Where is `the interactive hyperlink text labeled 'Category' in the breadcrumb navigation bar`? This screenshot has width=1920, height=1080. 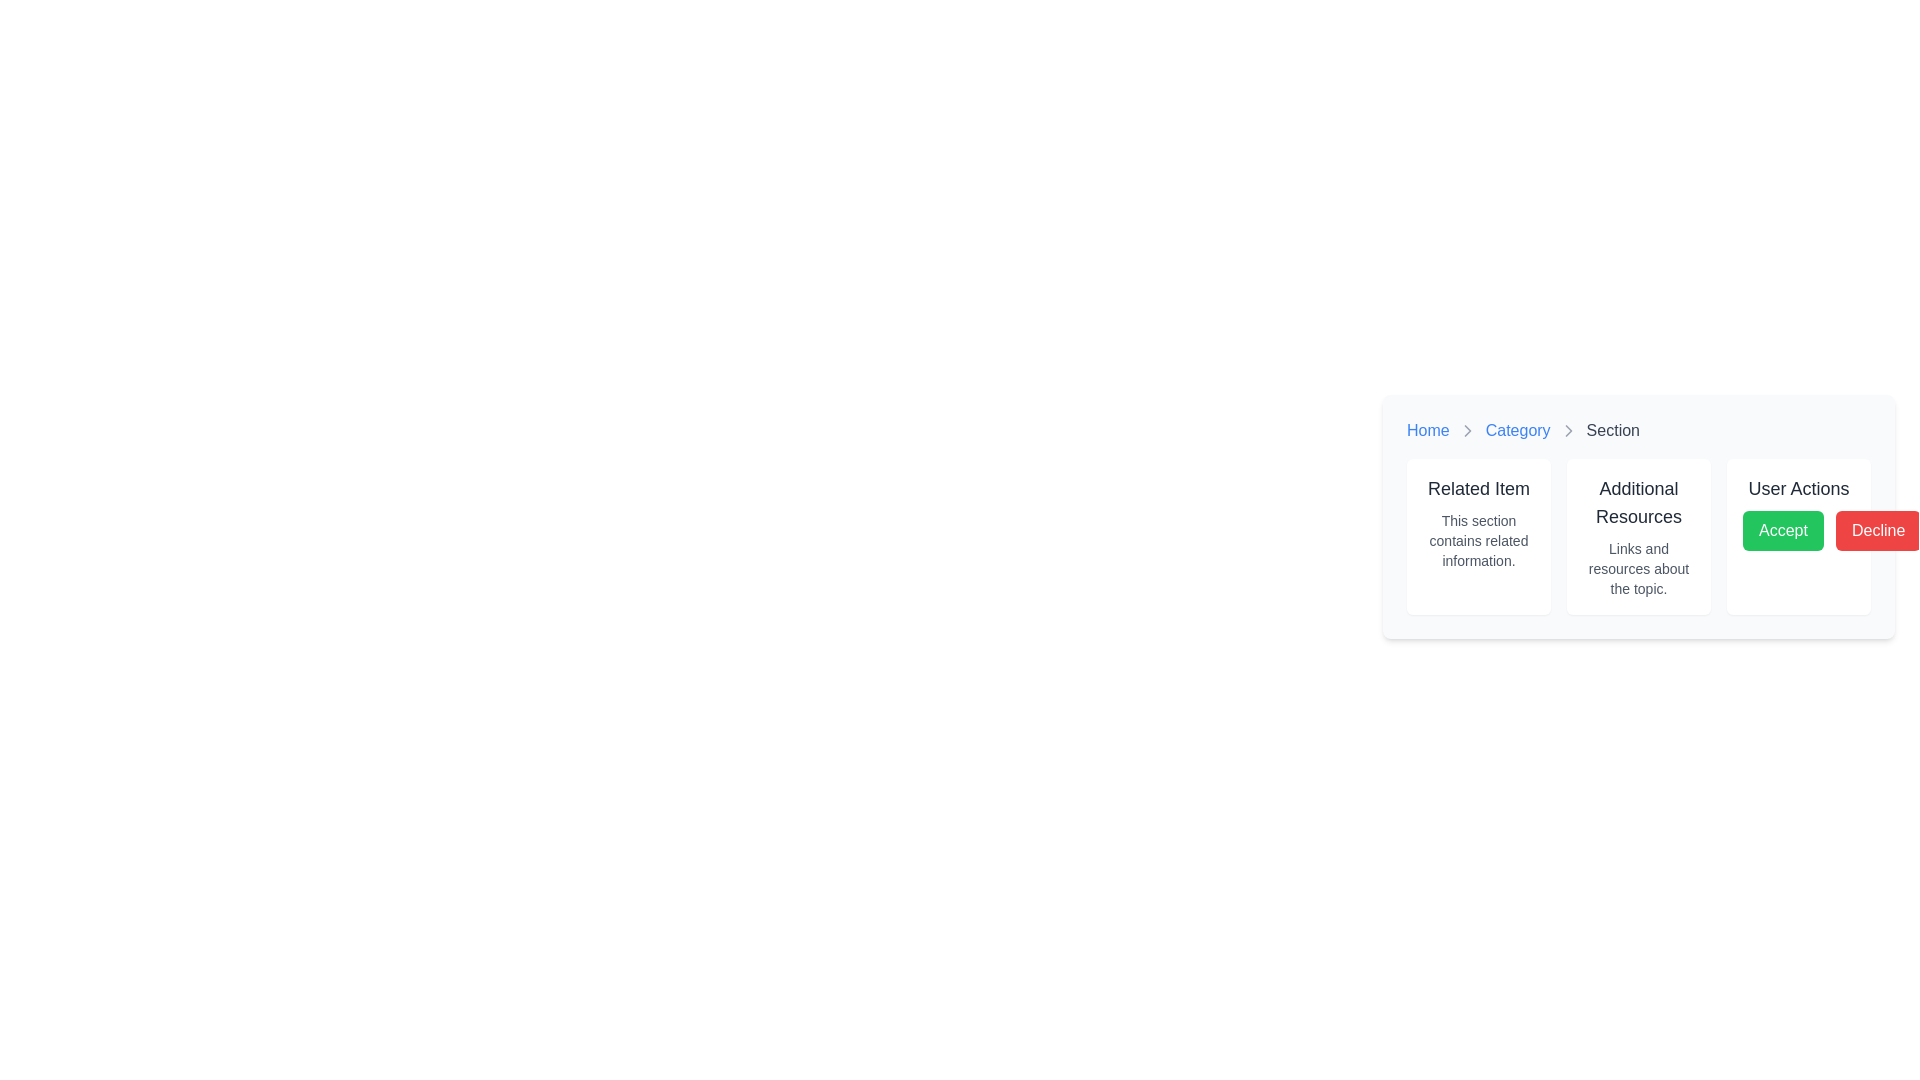
the interactive hyperlink text labeled 'Category' in the breadcrumb navigation bar is located at coordinates (1518, 430).